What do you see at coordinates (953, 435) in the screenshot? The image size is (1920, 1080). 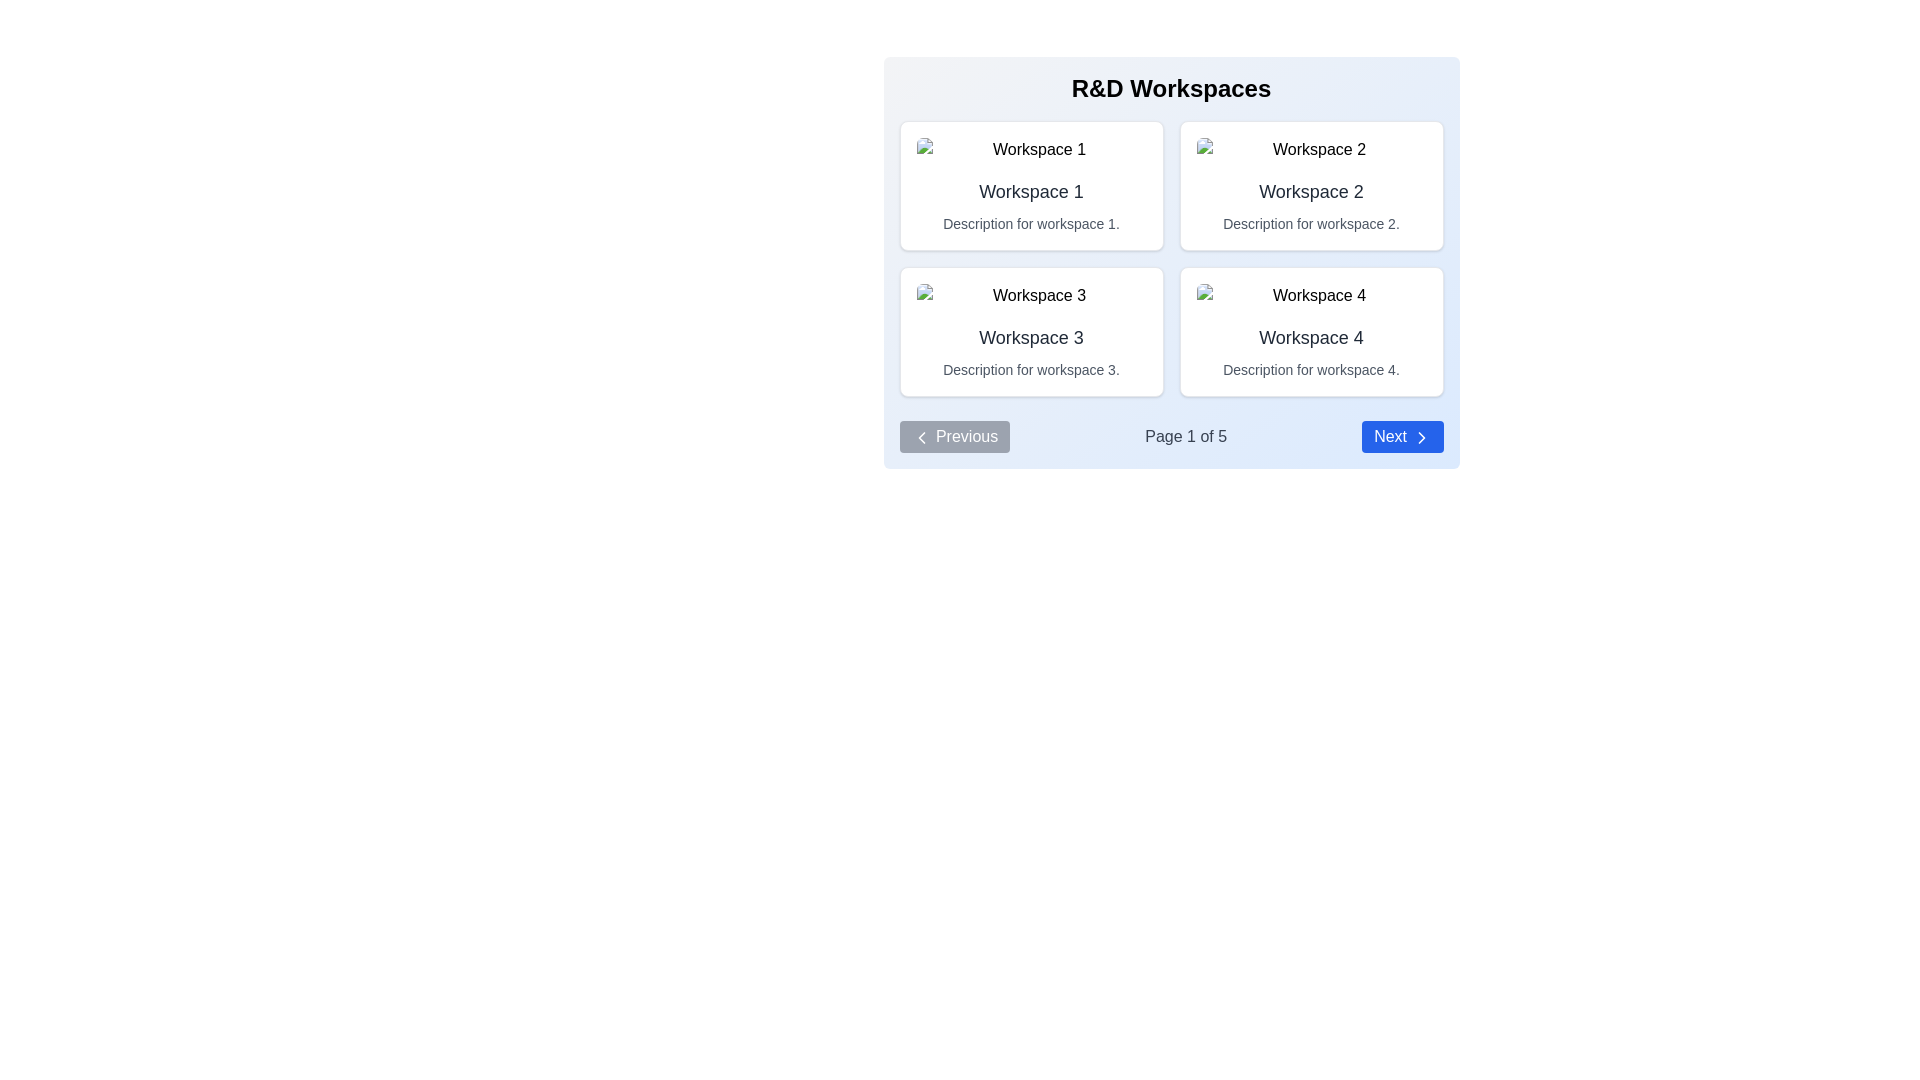 I see `'Previous' button with rounded corners and blue background for its disabled state, located at the bottom-left corner of the content area` at bounding box center [953, 435].